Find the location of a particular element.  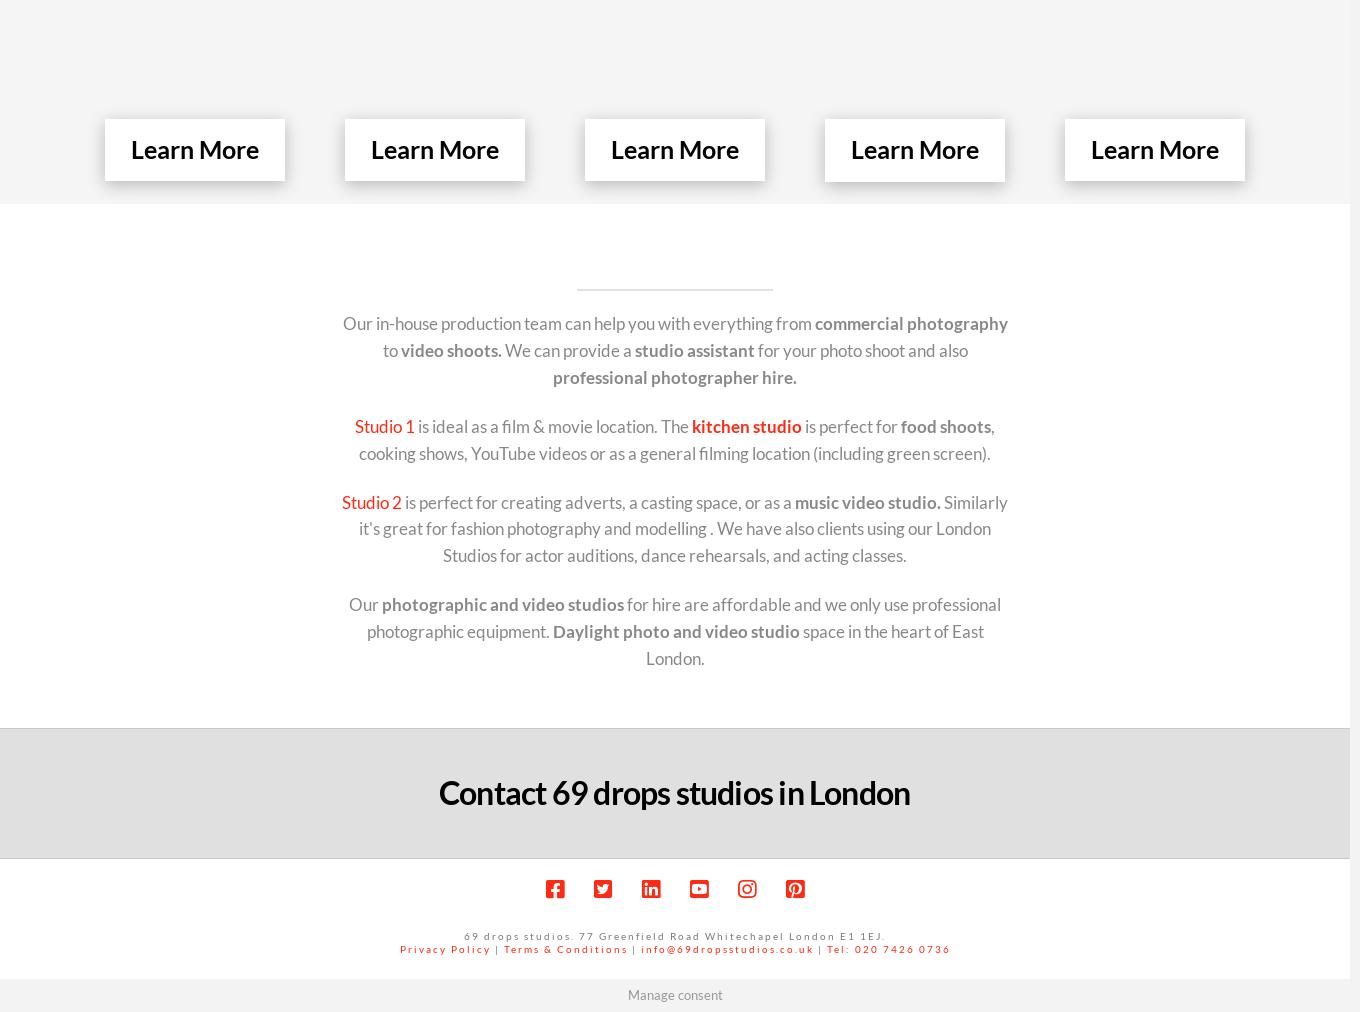

'We can provide a' is located at coordinates (567, 348).